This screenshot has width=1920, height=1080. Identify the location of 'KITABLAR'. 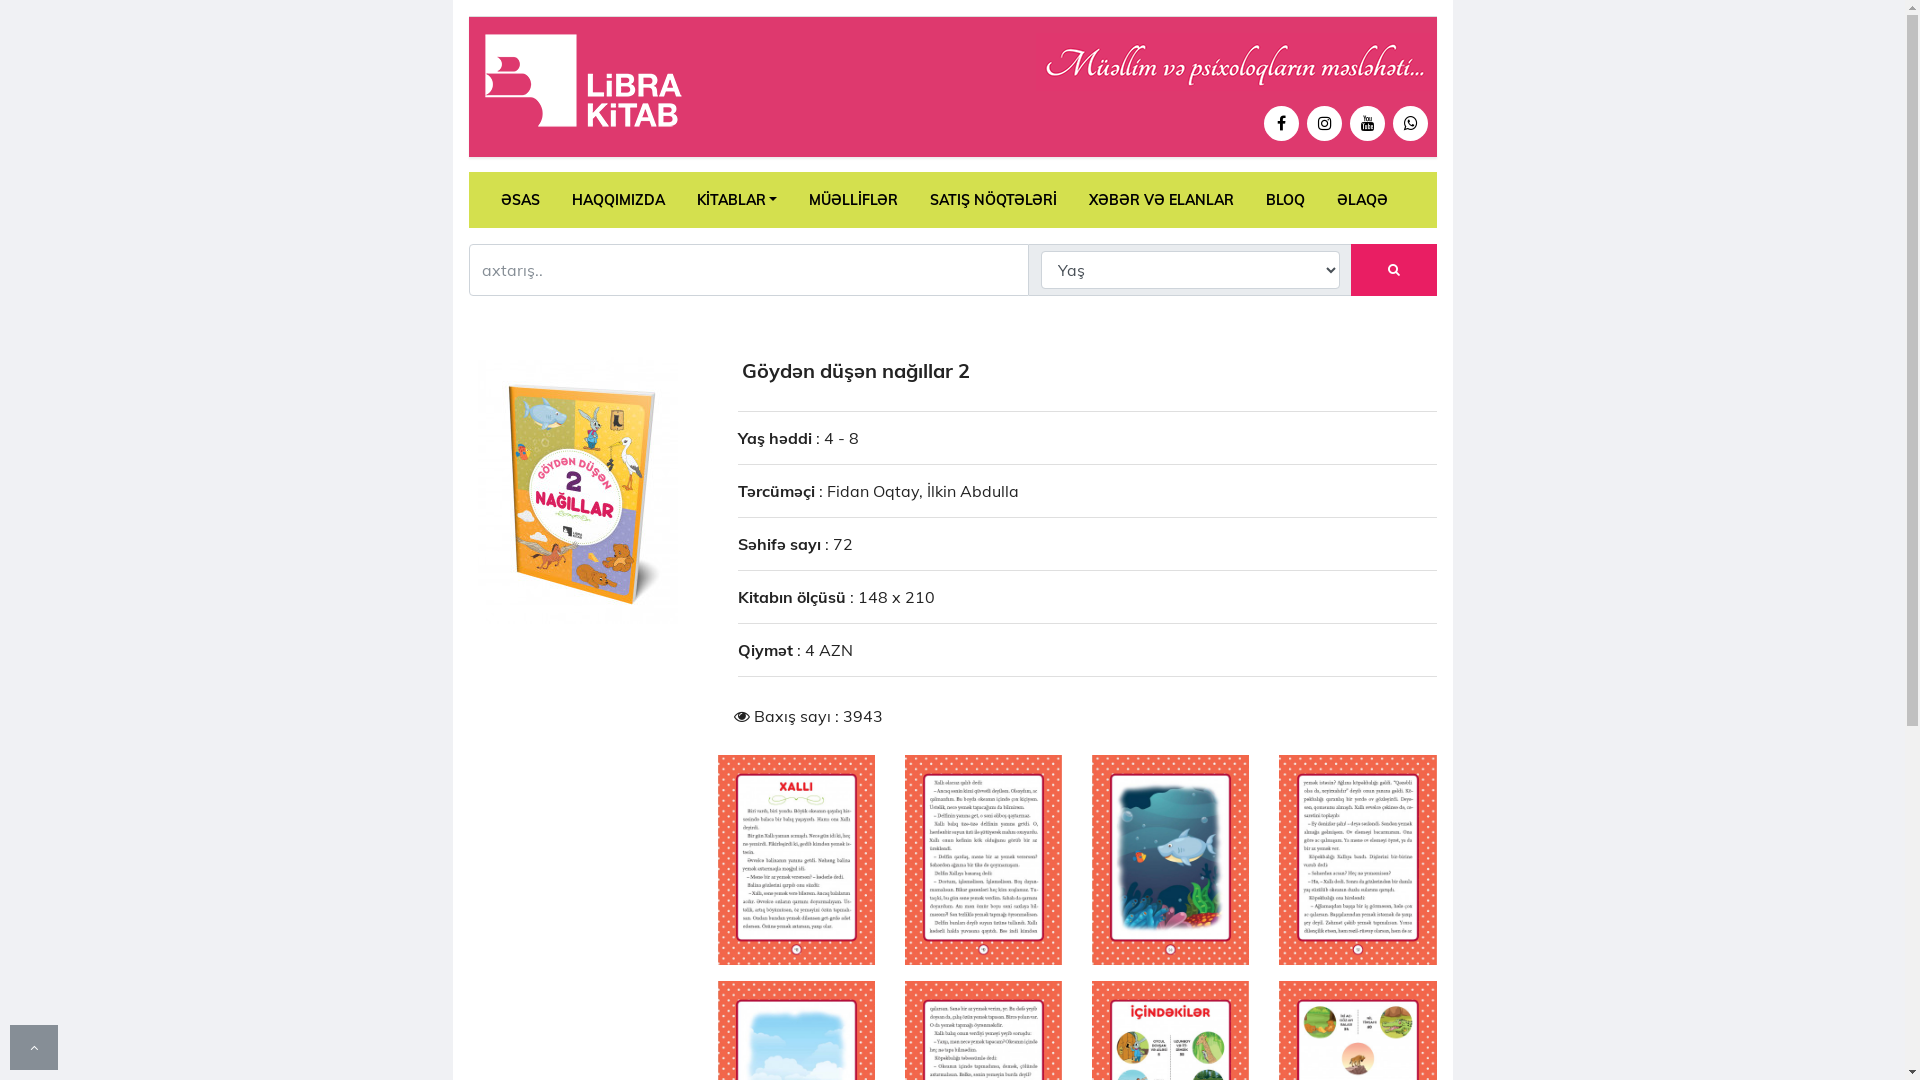
(735, 200).